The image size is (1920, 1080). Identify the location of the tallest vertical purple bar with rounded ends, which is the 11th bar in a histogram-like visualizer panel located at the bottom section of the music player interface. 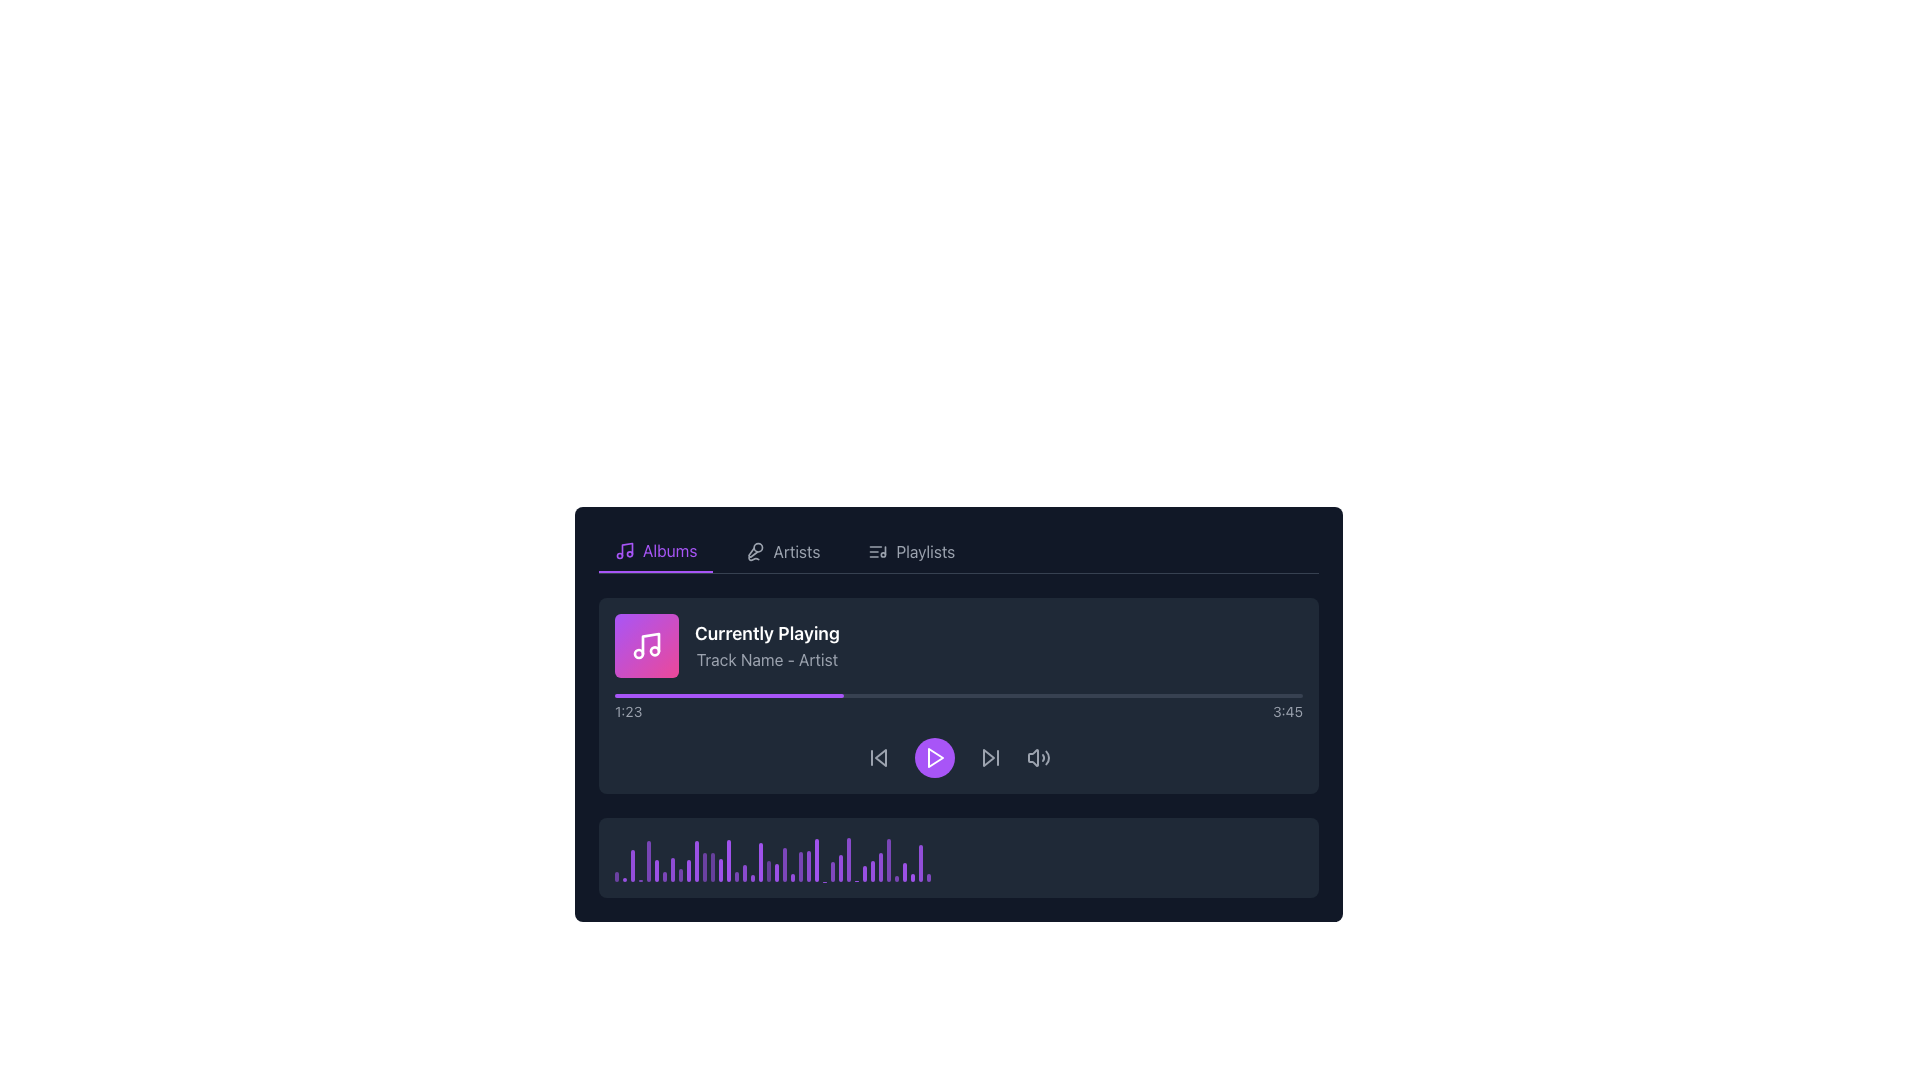
(696, 859).